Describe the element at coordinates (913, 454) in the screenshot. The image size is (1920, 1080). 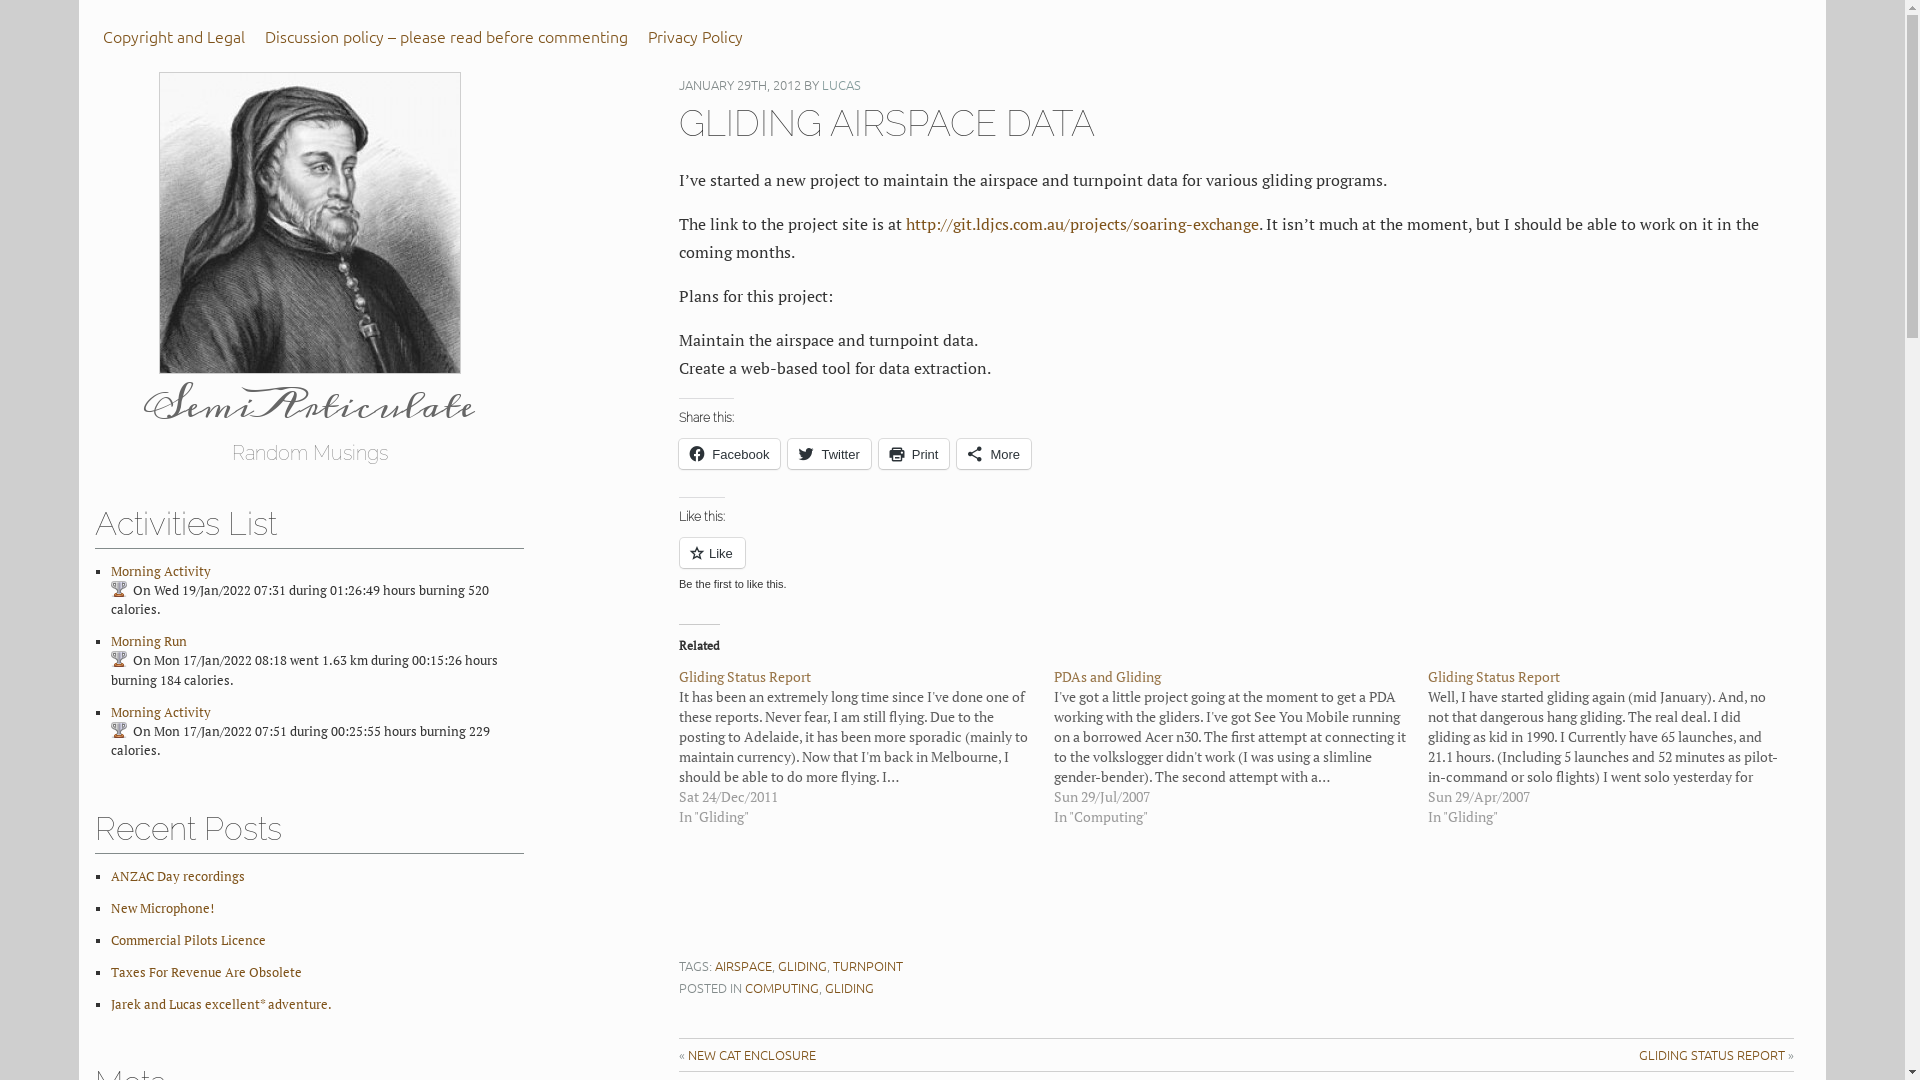
I see `'Print'` at that location.